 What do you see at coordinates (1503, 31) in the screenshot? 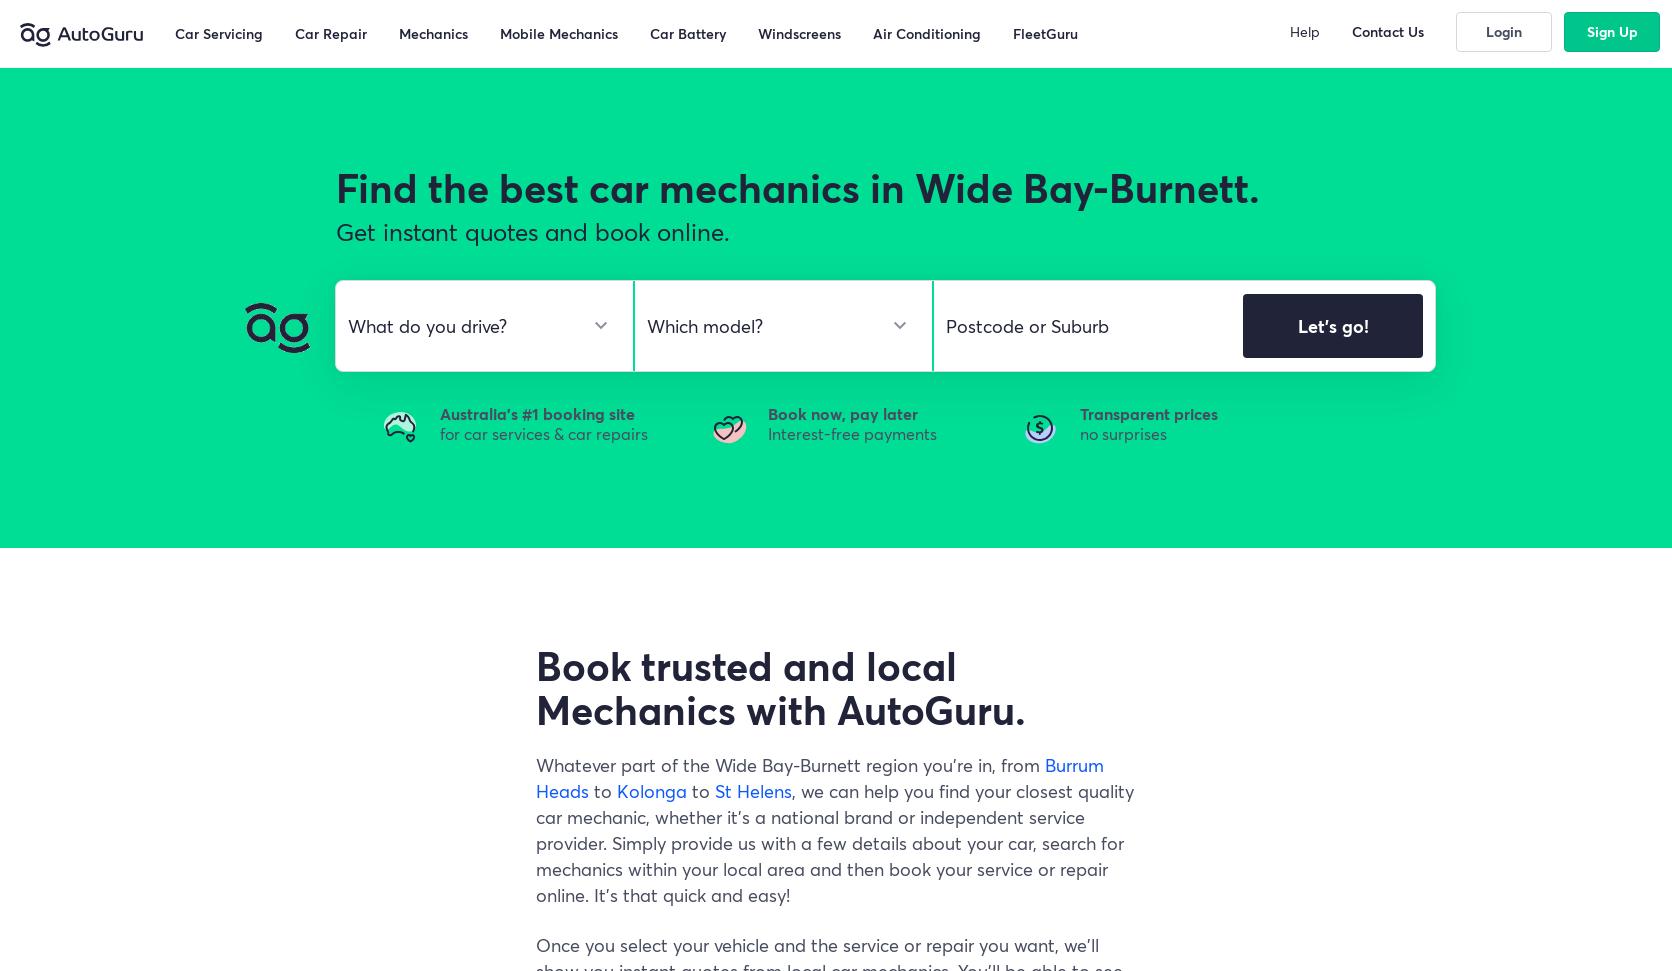
I see `'Login'` at bounding box center [1503, 31].